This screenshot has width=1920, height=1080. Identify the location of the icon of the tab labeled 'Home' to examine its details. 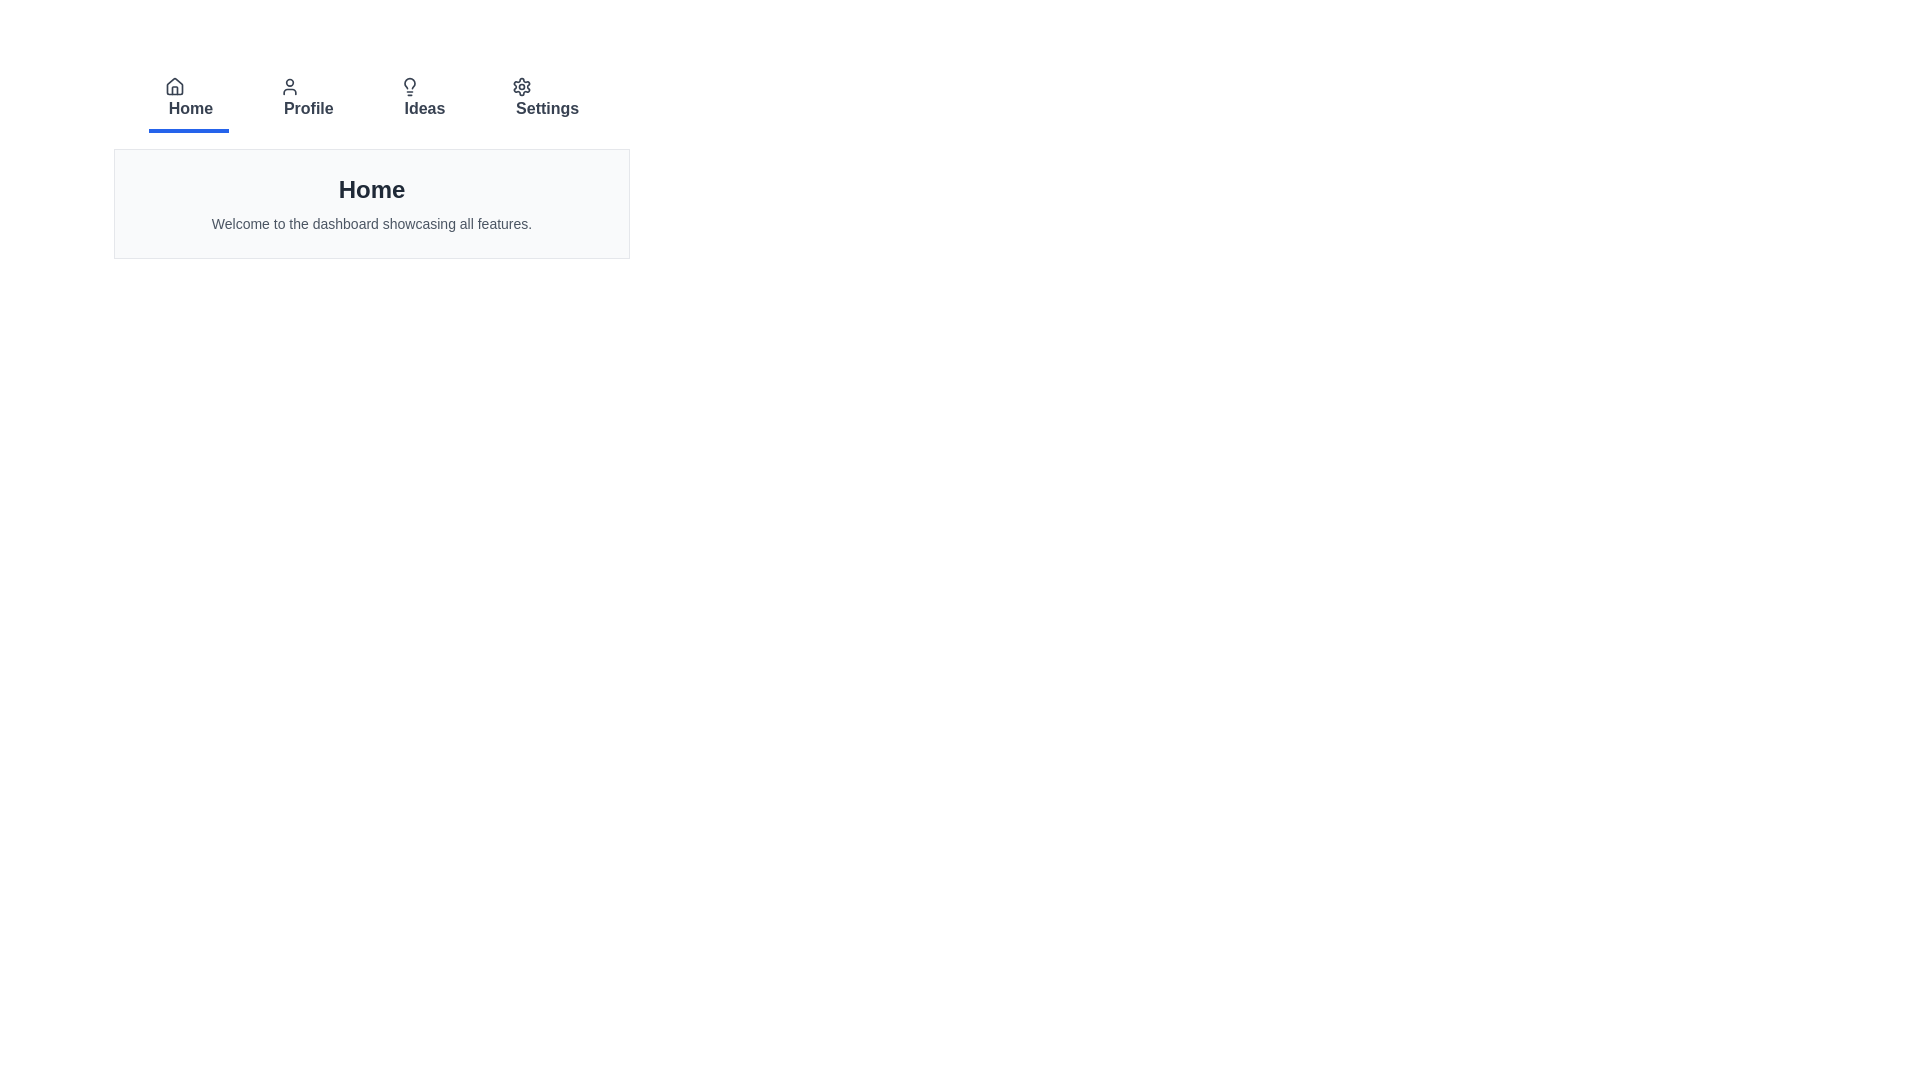
(174, 86).